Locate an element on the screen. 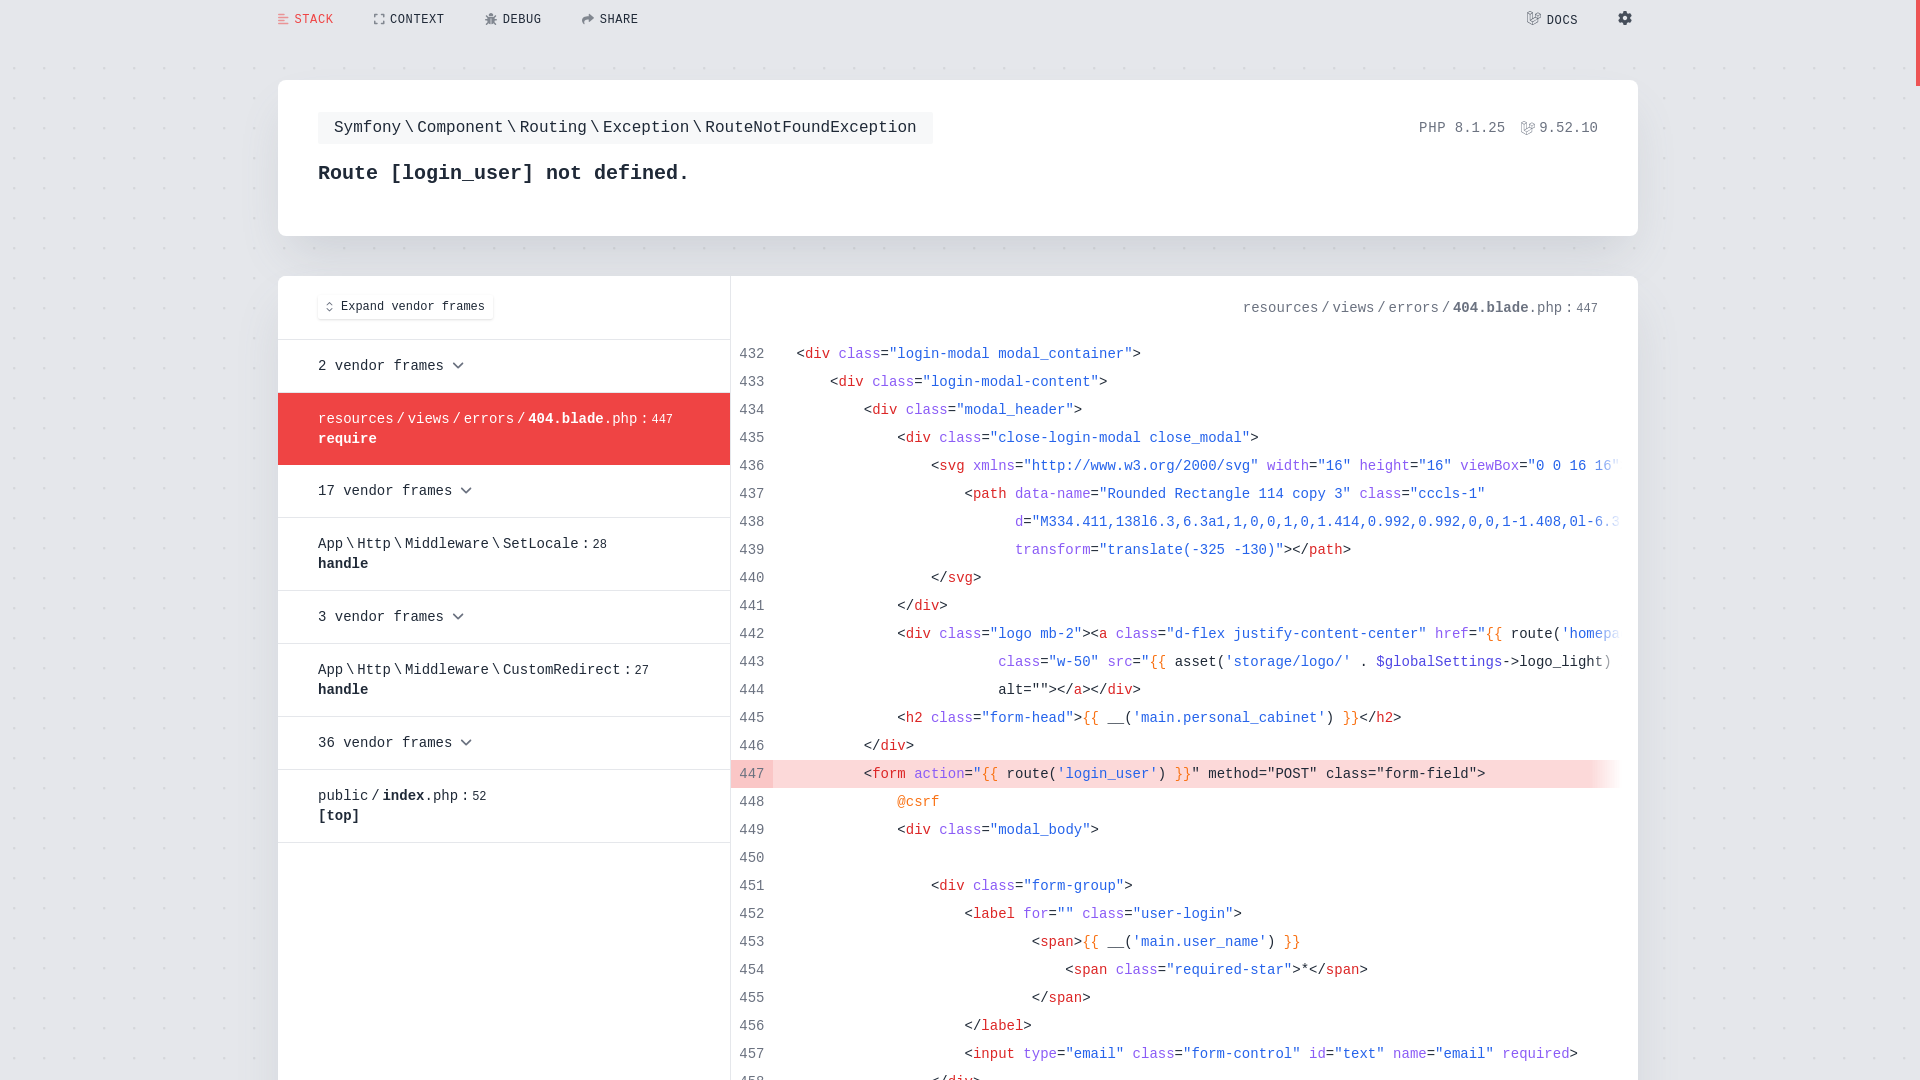  'STACK' is located at coordinates (305, 19).